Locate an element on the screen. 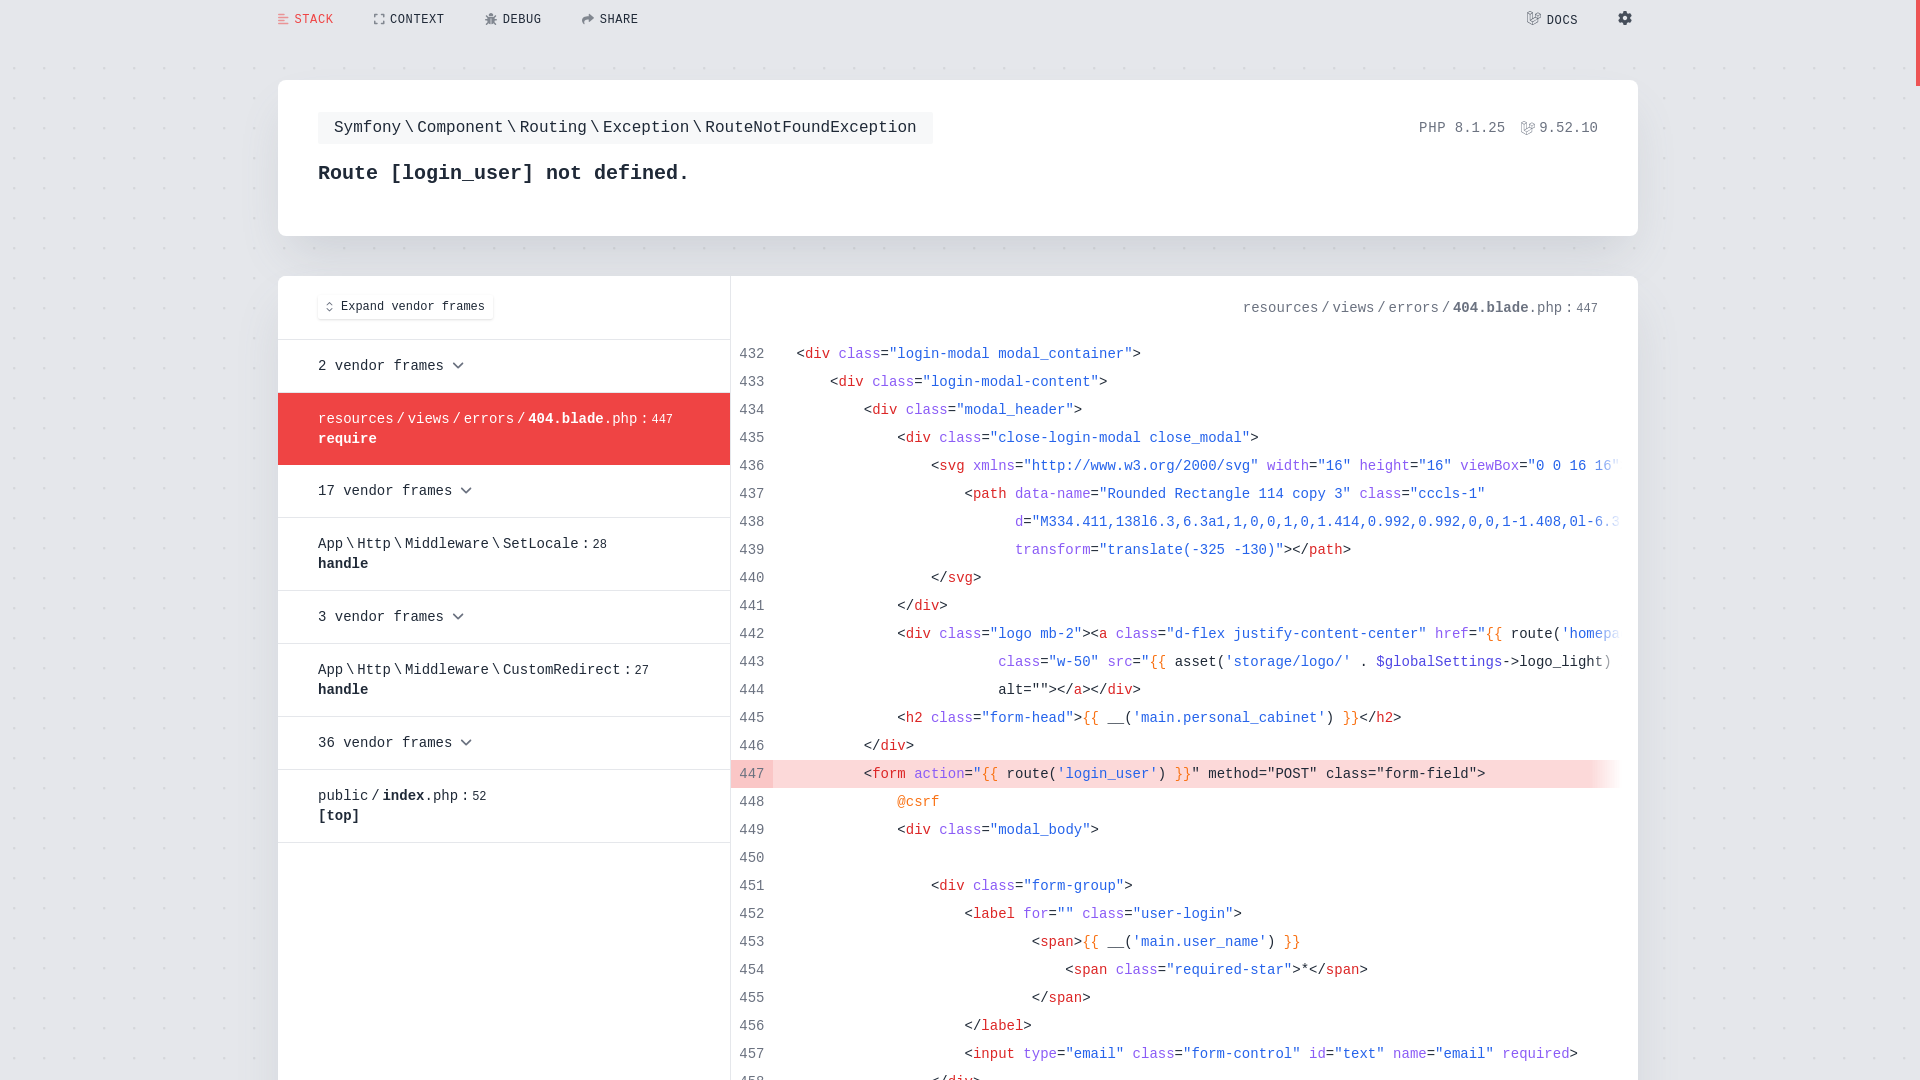  'STACK' is located at coordinates (305, 19).